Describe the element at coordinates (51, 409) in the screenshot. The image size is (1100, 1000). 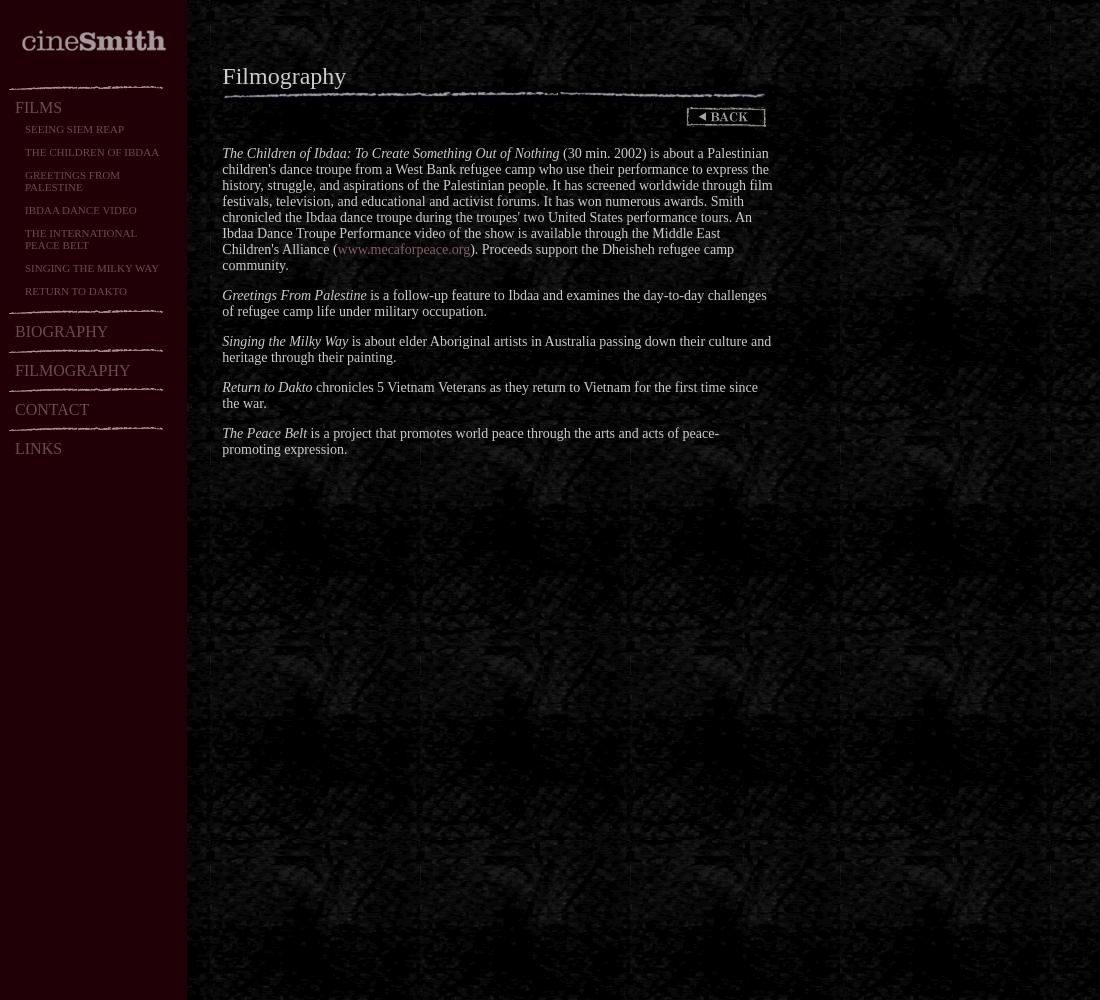
I see `'CONTACT'` at that location.